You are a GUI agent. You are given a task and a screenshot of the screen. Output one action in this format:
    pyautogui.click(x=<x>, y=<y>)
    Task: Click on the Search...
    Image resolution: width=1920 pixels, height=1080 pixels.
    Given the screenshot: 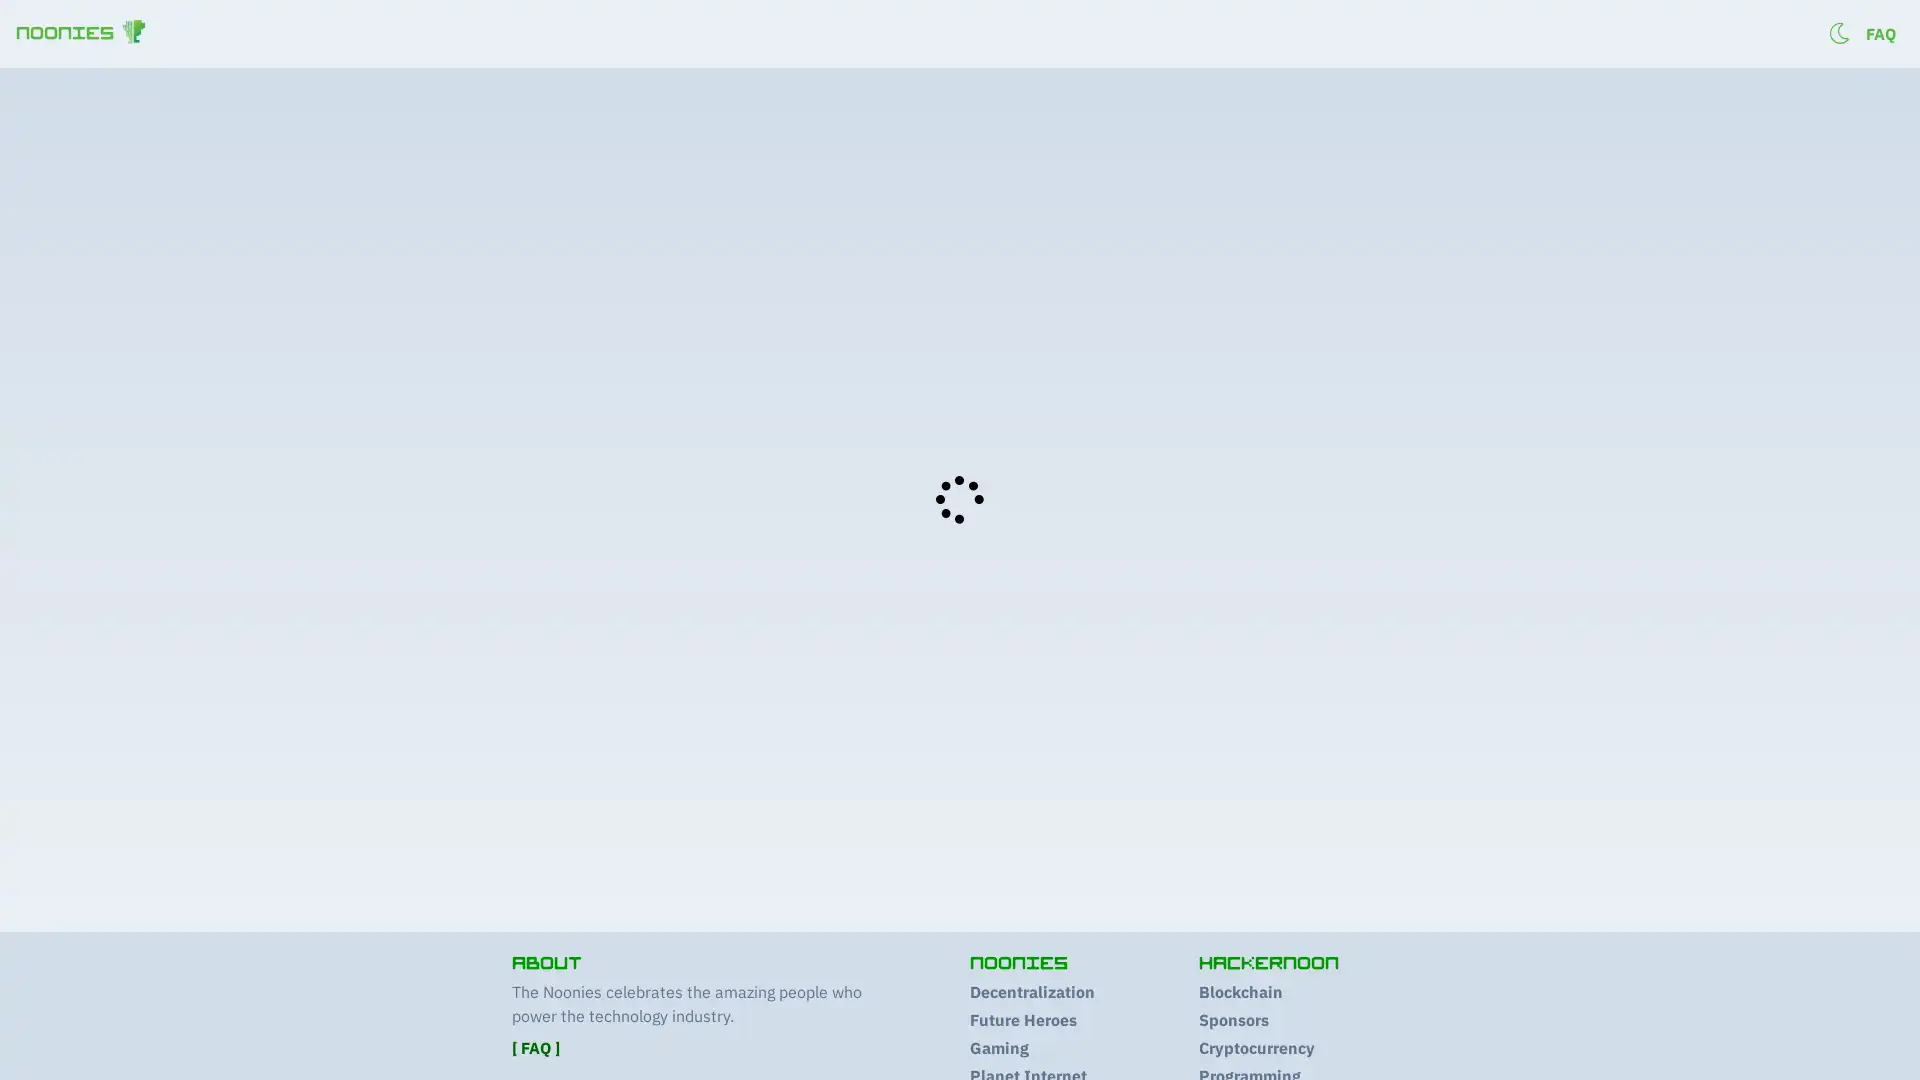 What is the action you would take?
    pyautogui.click(x=1652, y=101)
    